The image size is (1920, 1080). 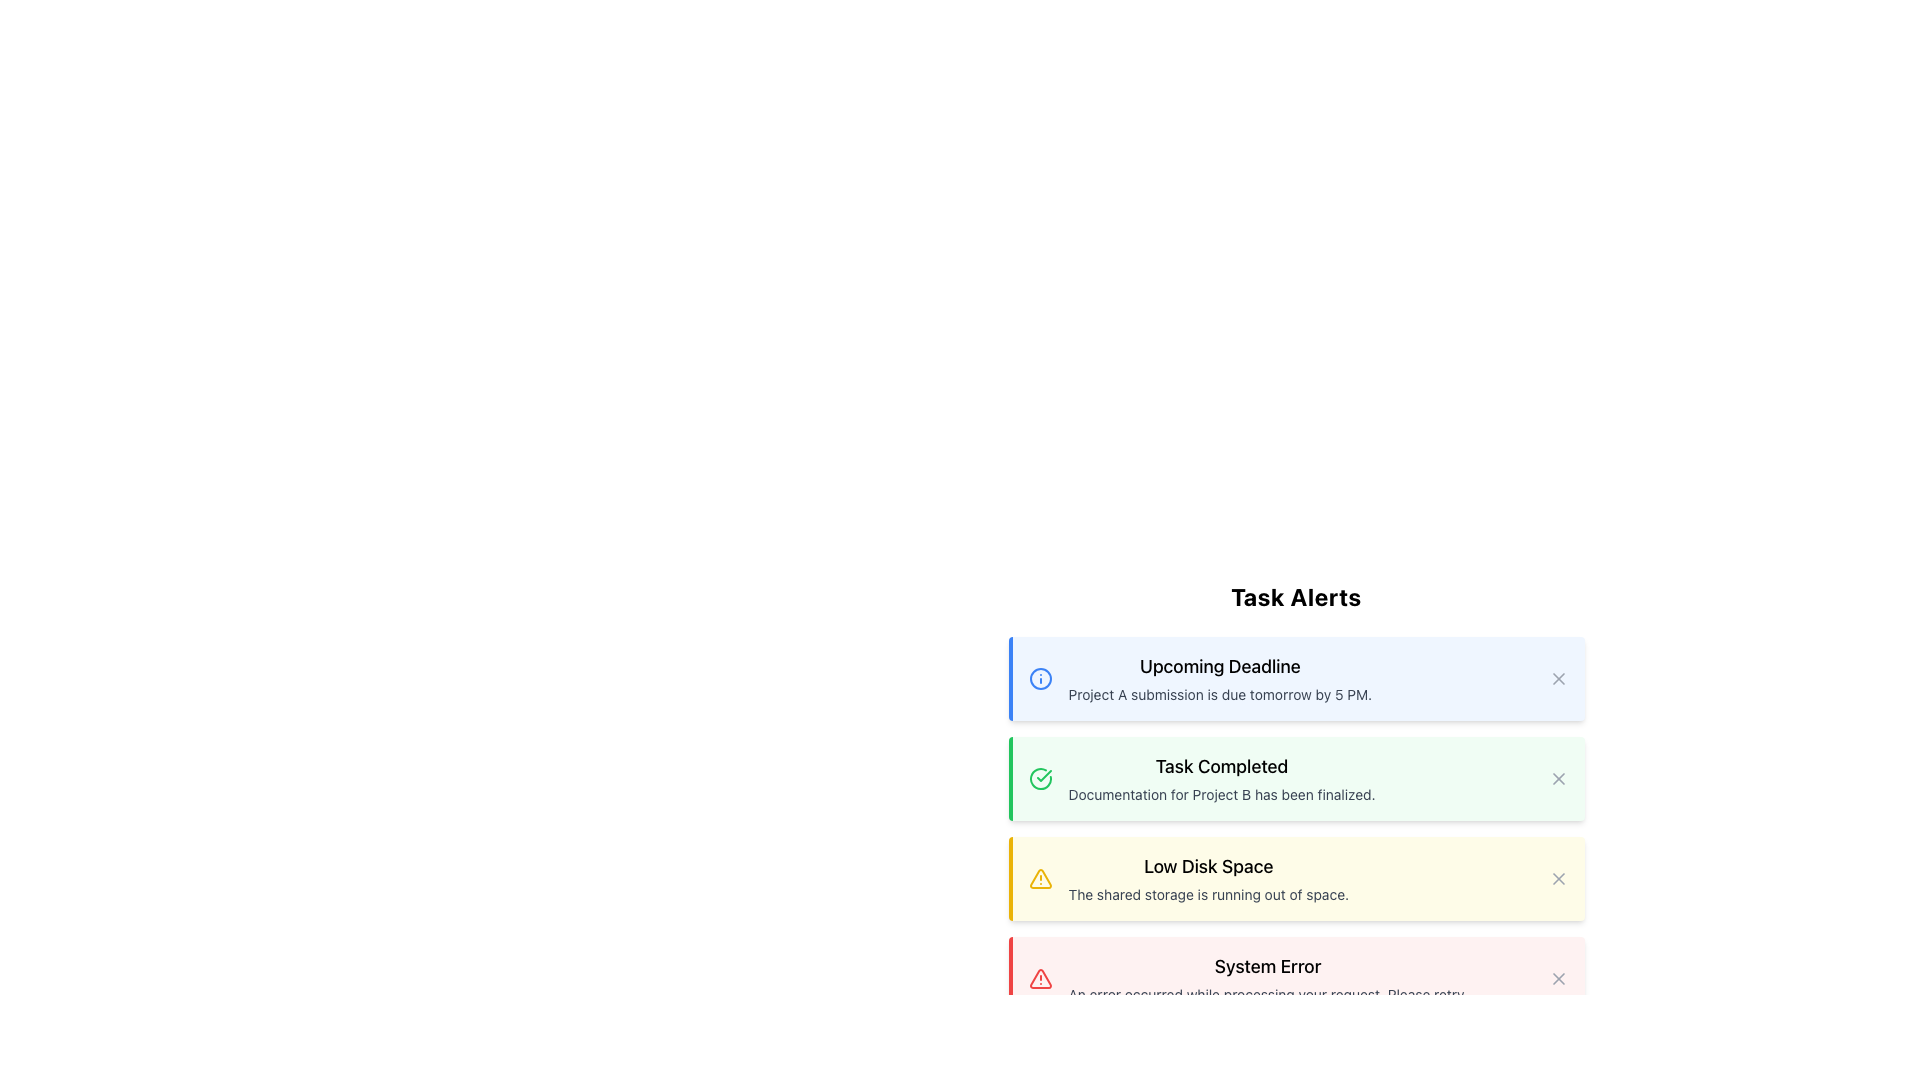 I want to click on the SVG Circle Element centered within the blue-bordered notification card labeled 'Upcoming Deadline', so click(x=1040, y=677).